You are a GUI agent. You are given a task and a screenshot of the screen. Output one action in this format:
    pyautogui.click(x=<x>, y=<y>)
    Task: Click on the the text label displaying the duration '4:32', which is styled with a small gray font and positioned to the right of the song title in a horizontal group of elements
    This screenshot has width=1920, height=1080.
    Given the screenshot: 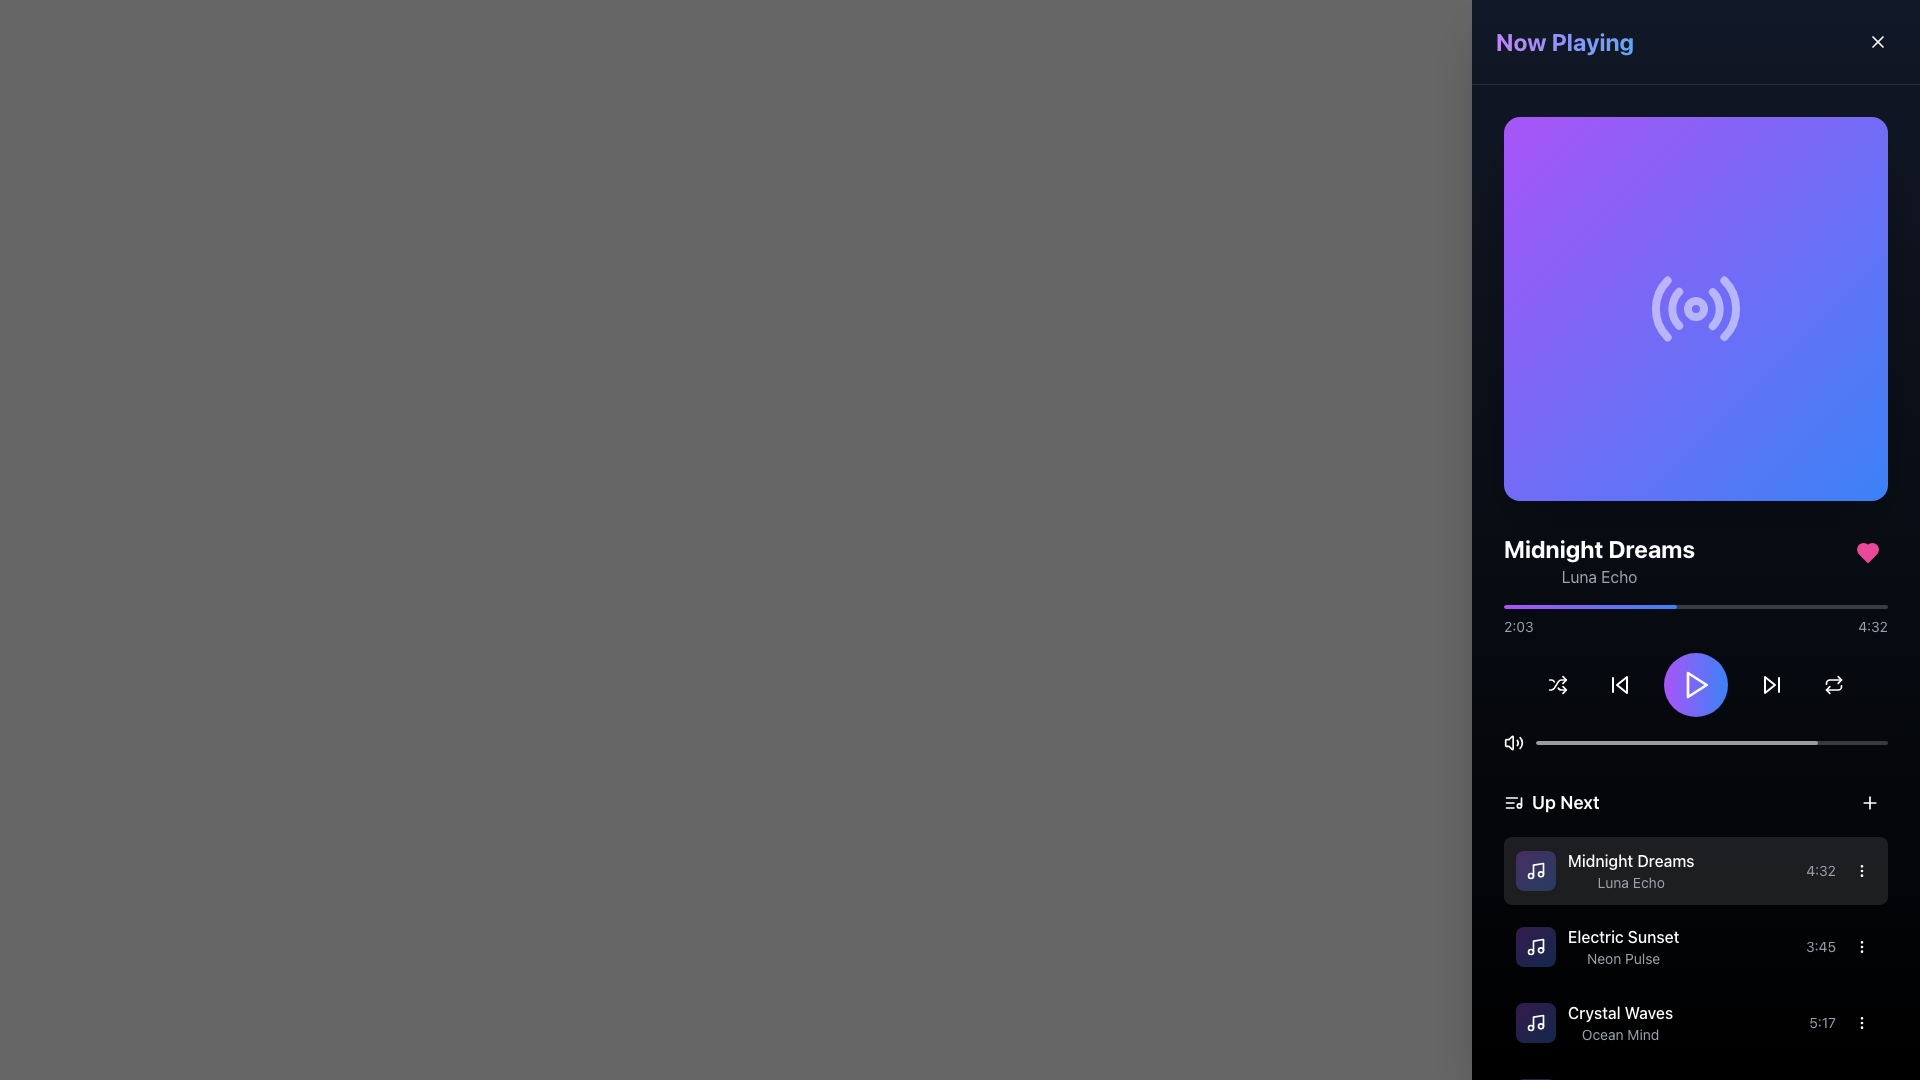 What is the action you would take?
    pyautogui.click(x=1821, y=870)
    